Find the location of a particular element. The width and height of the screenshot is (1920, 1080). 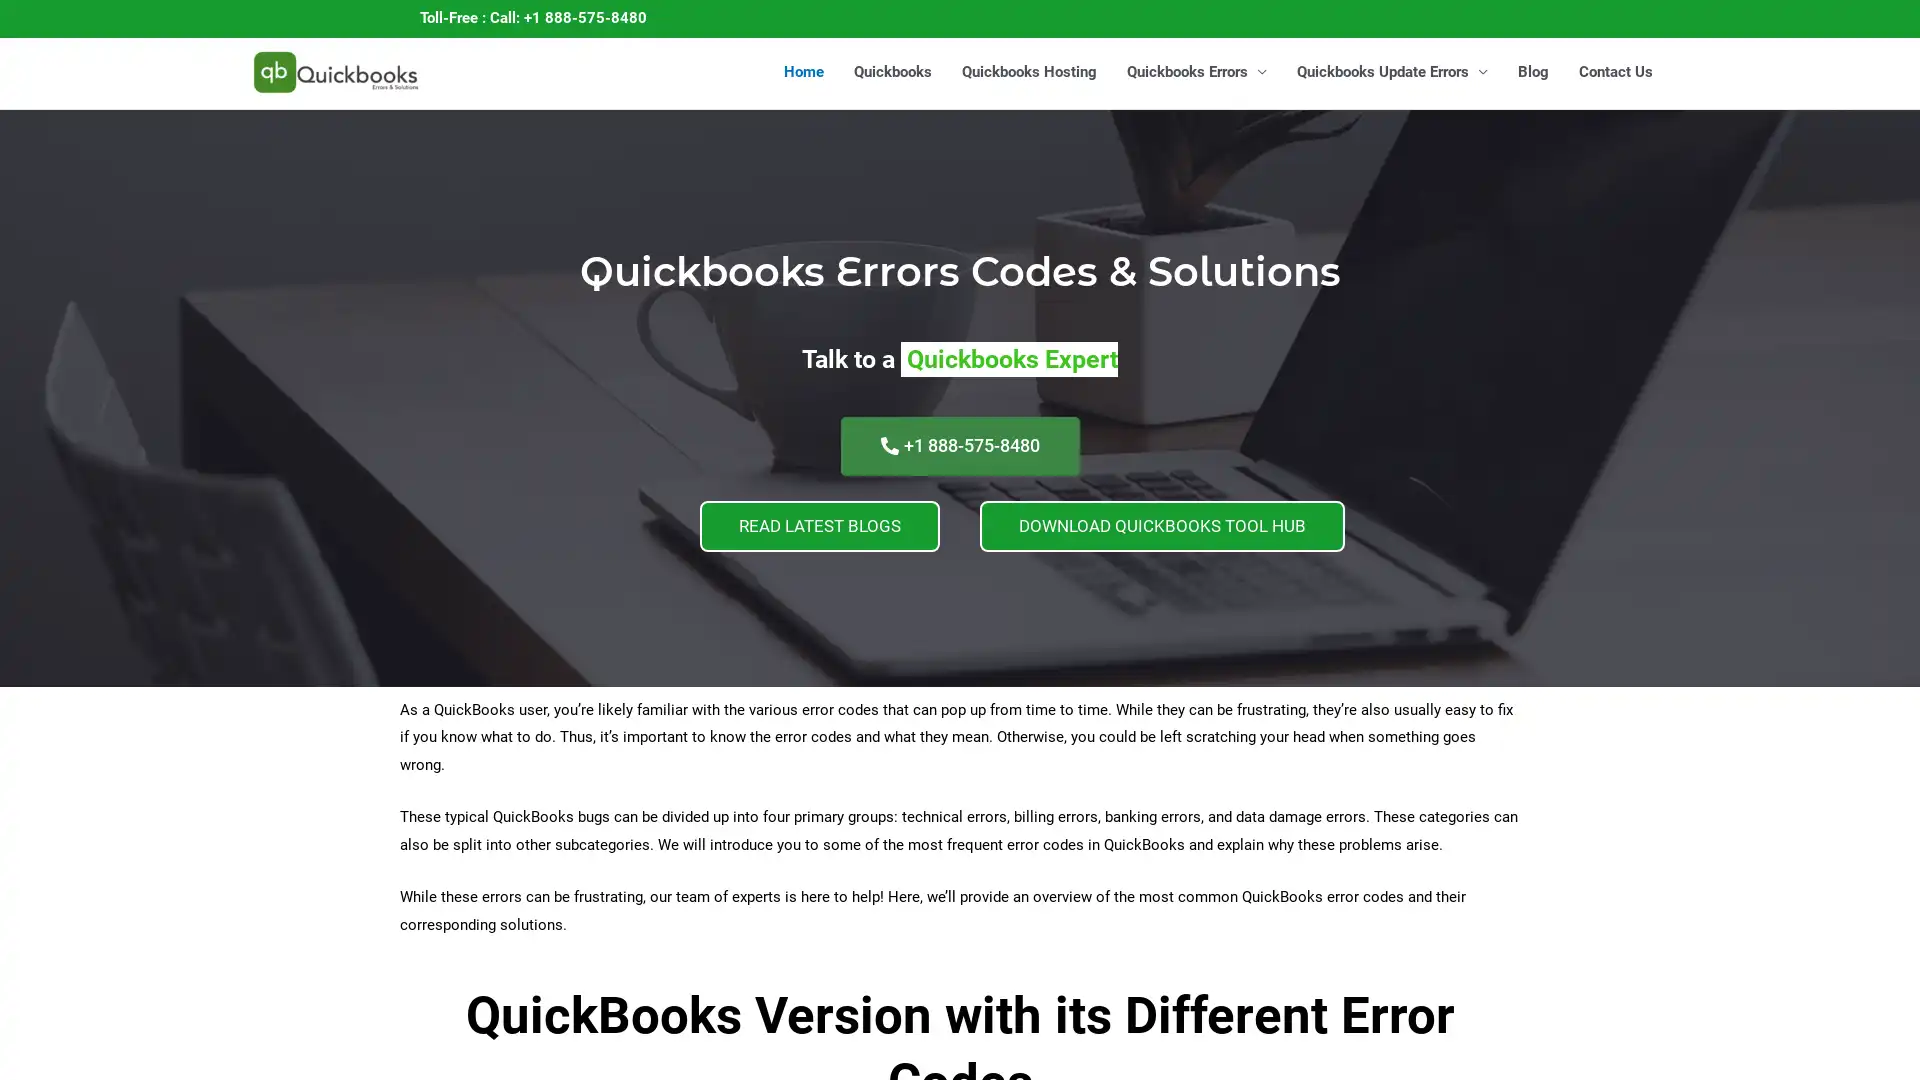

READ LATEST BLOGS is located at coordinates (820, 524).